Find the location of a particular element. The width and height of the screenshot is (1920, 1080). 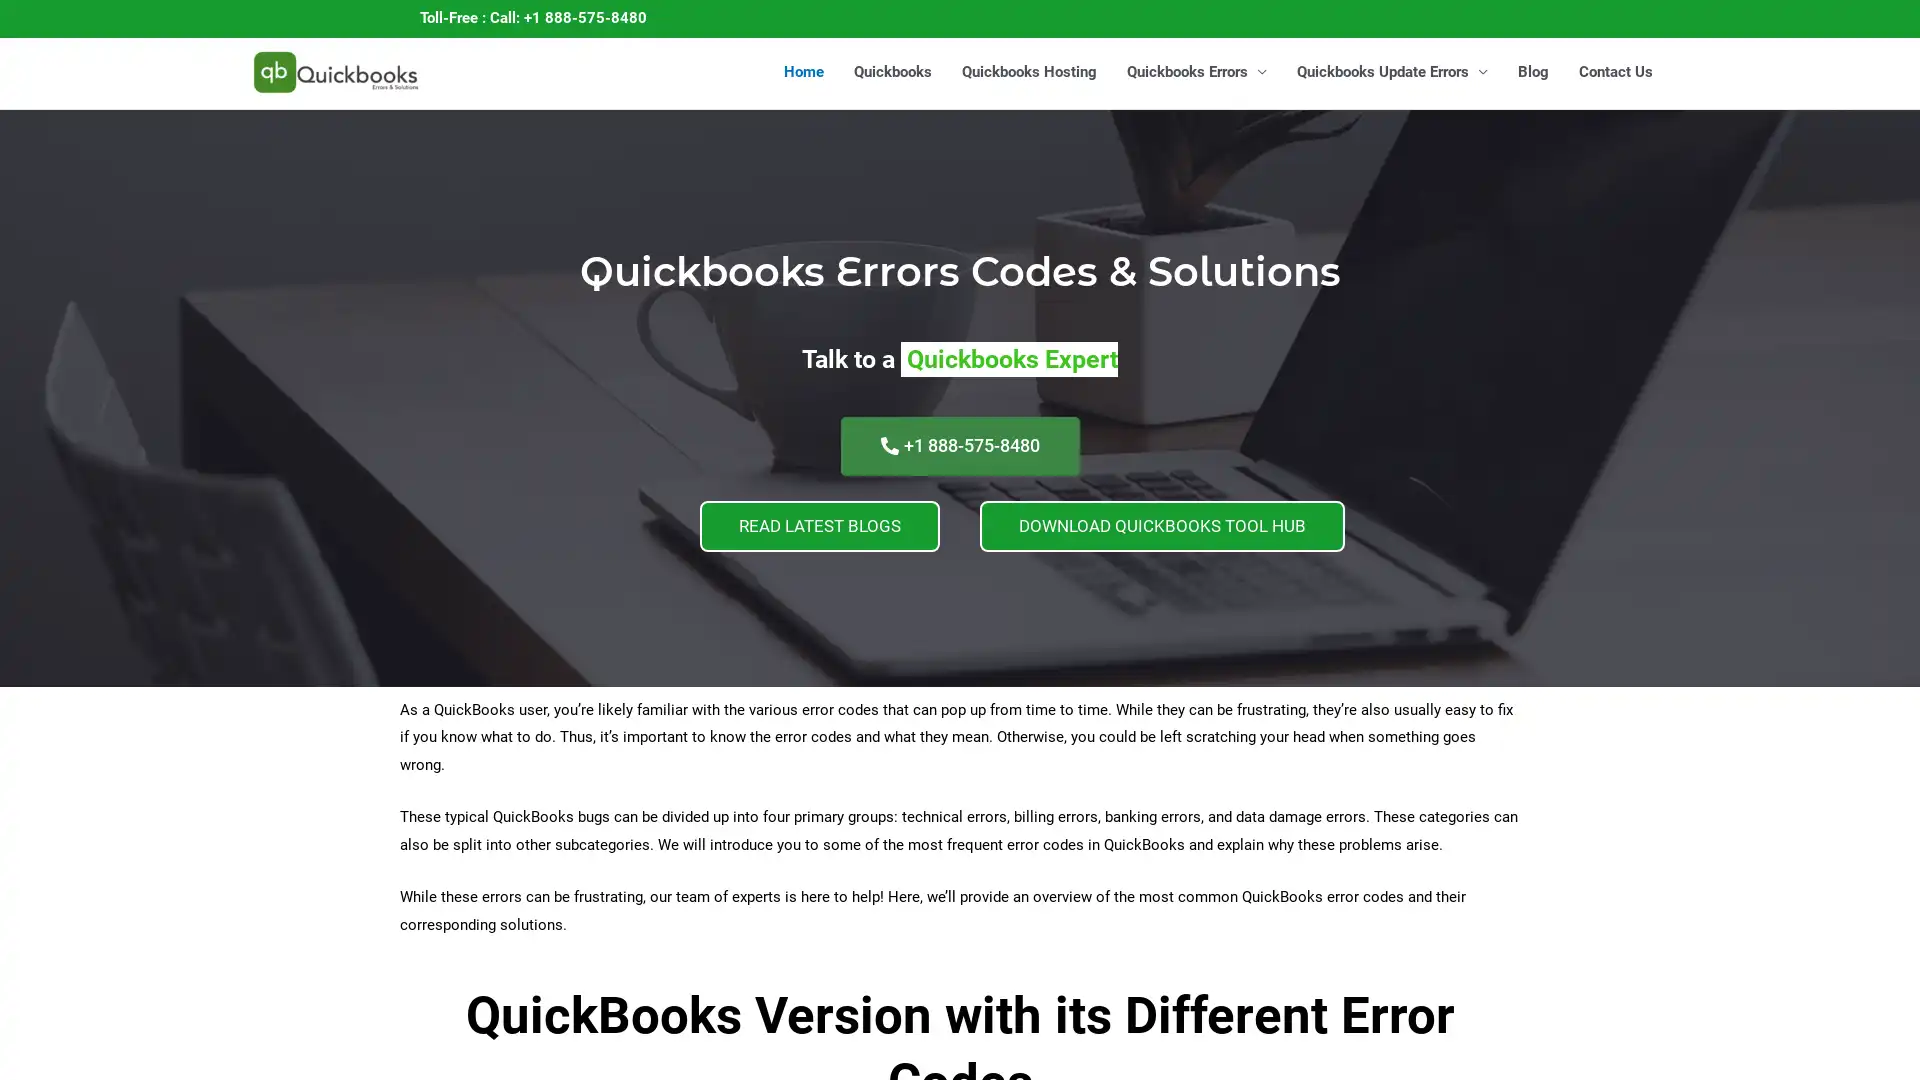

READ LATEST BLOGS is located at coordinates (820, 524).